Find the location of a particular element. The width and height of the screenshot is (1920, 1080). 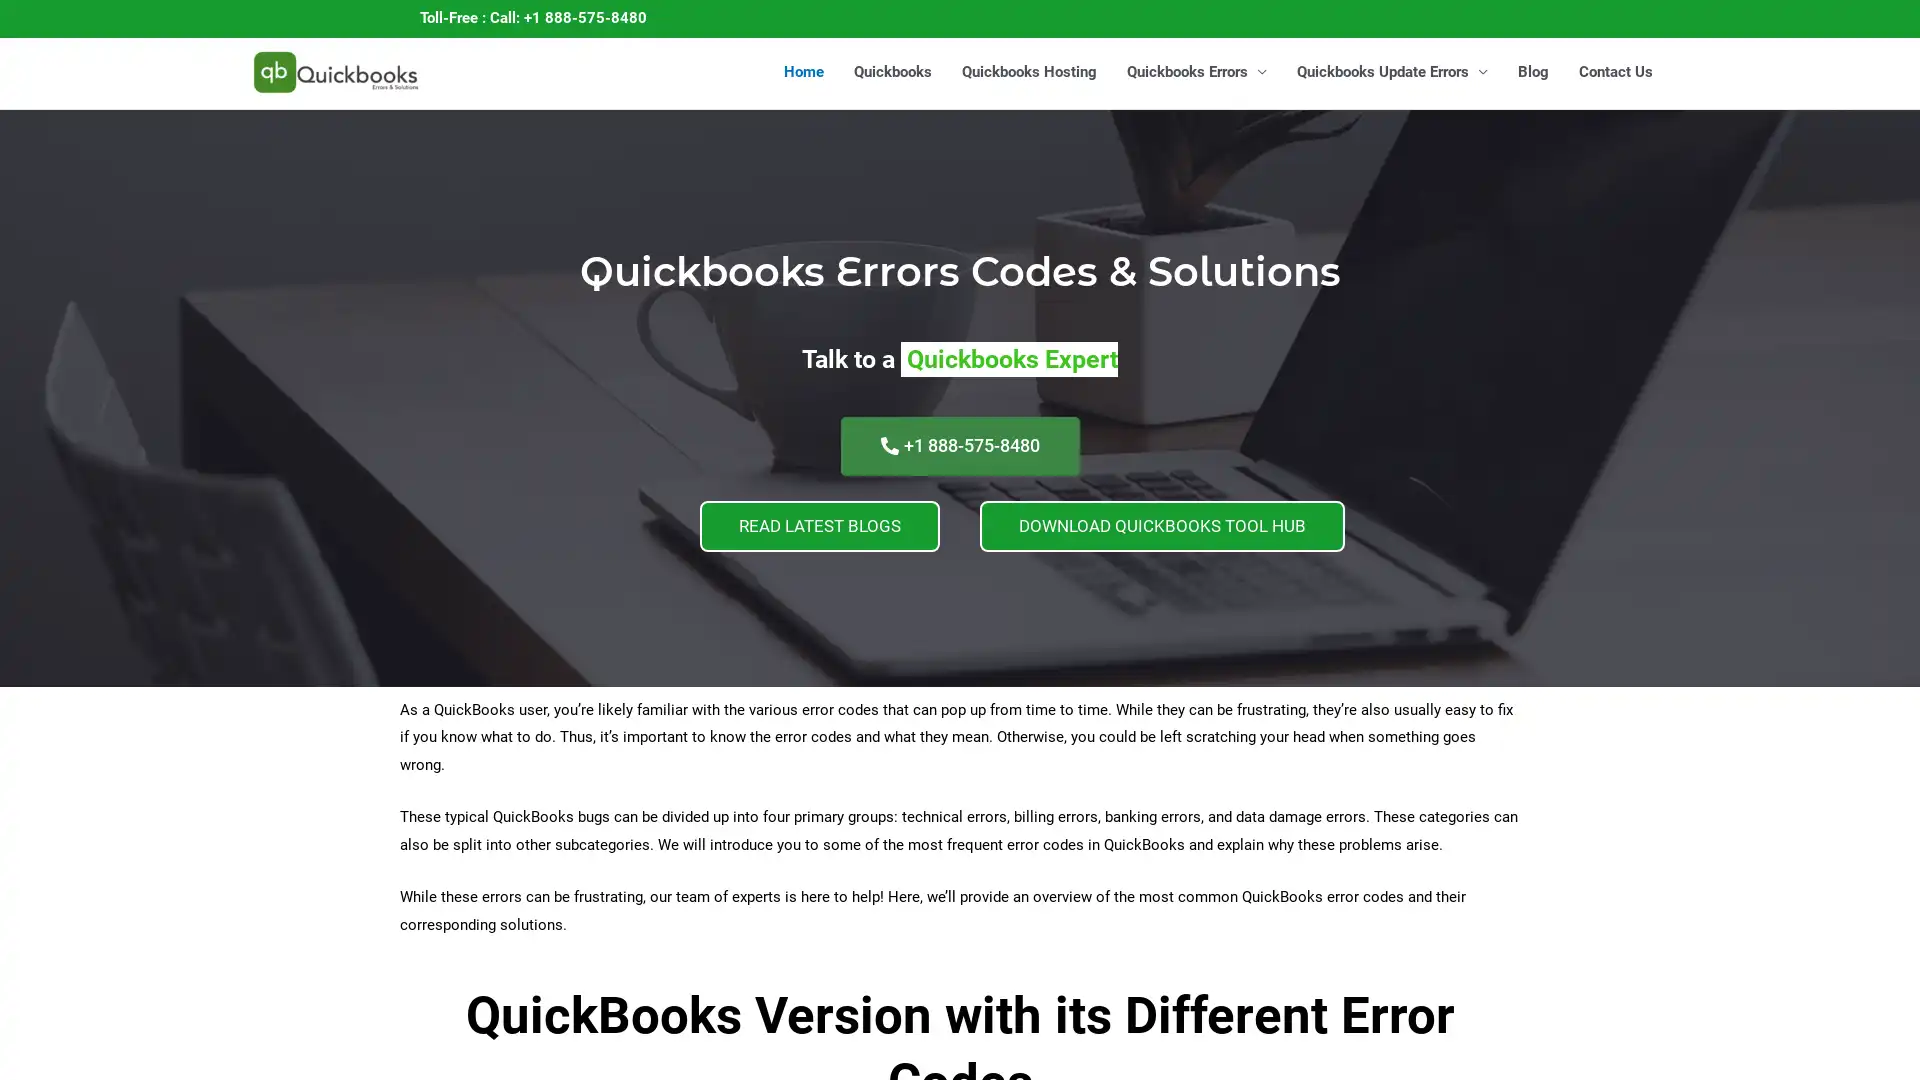

READ LATEST BLOGS is located at coordinates (820, 524).